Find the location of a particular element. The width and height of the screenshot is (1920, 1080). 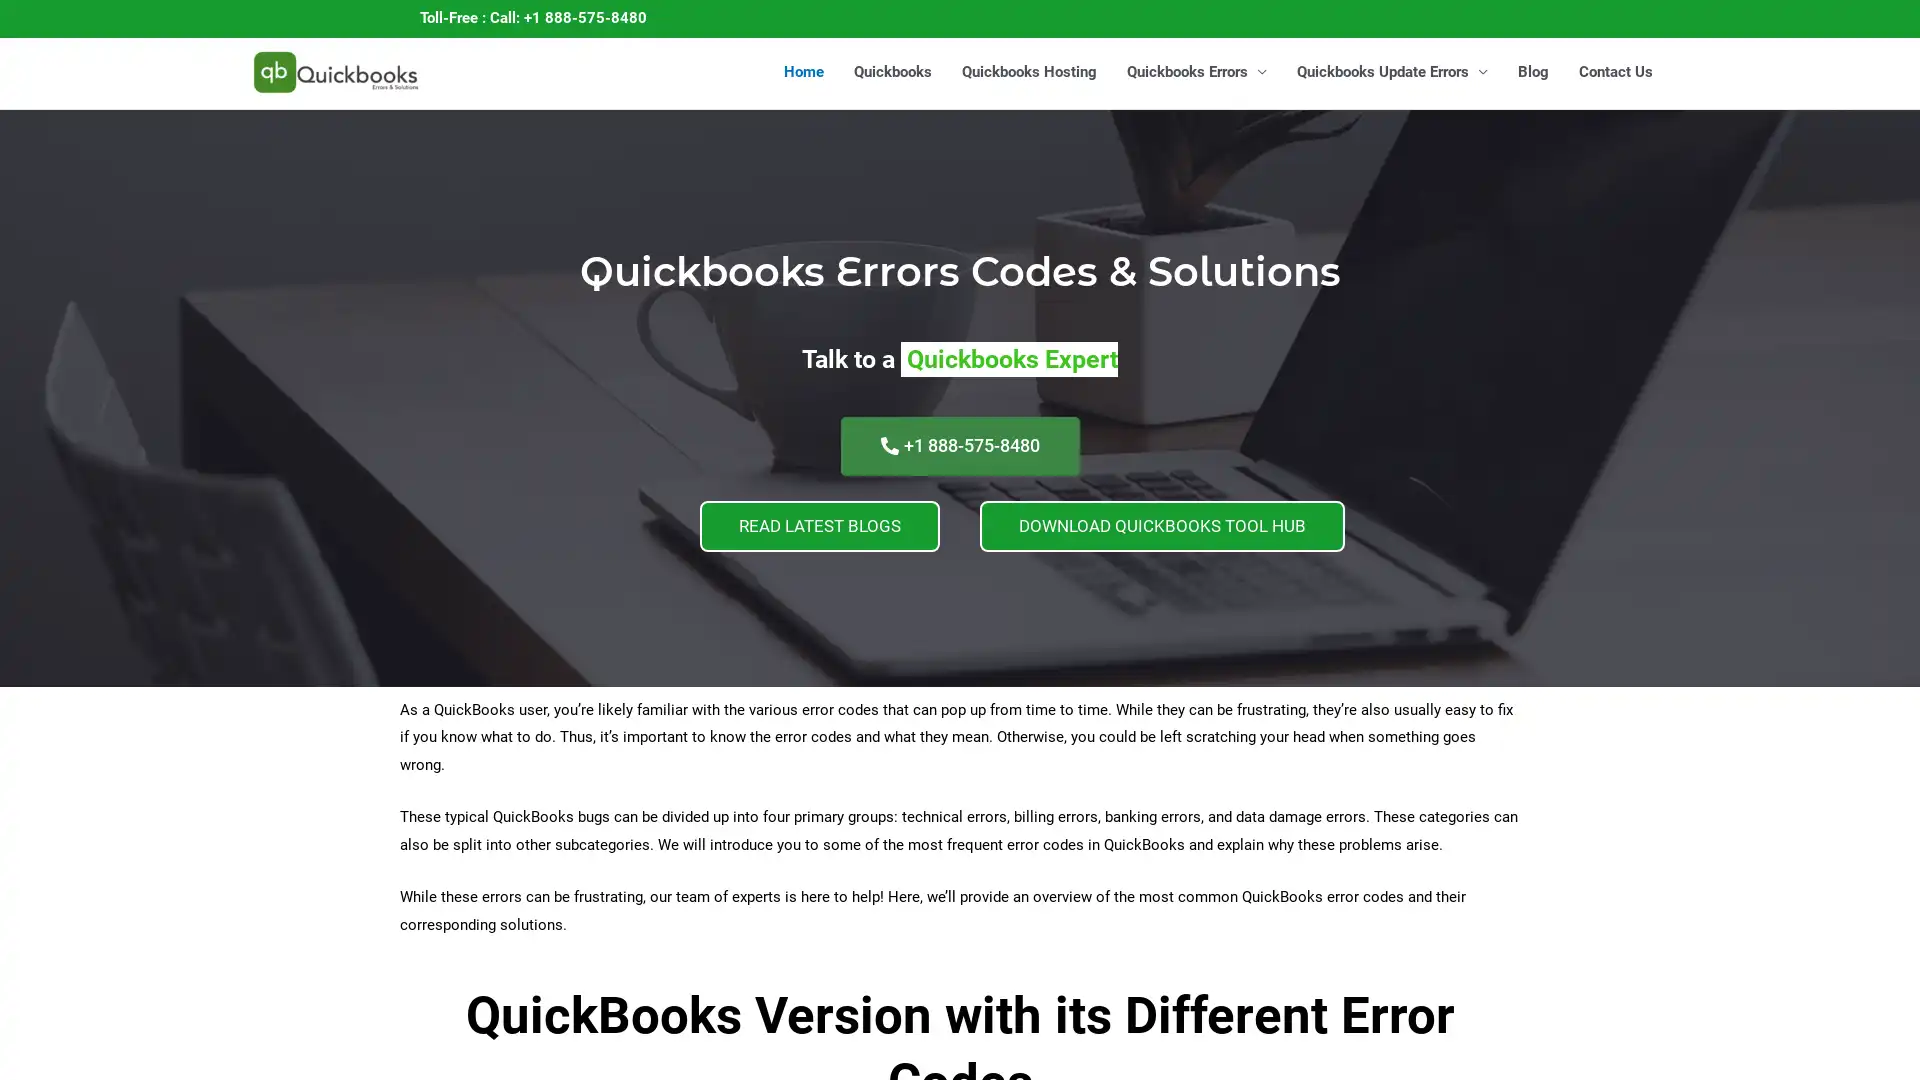

READ LATEST BLOGS is located at coordinates (820, 524).